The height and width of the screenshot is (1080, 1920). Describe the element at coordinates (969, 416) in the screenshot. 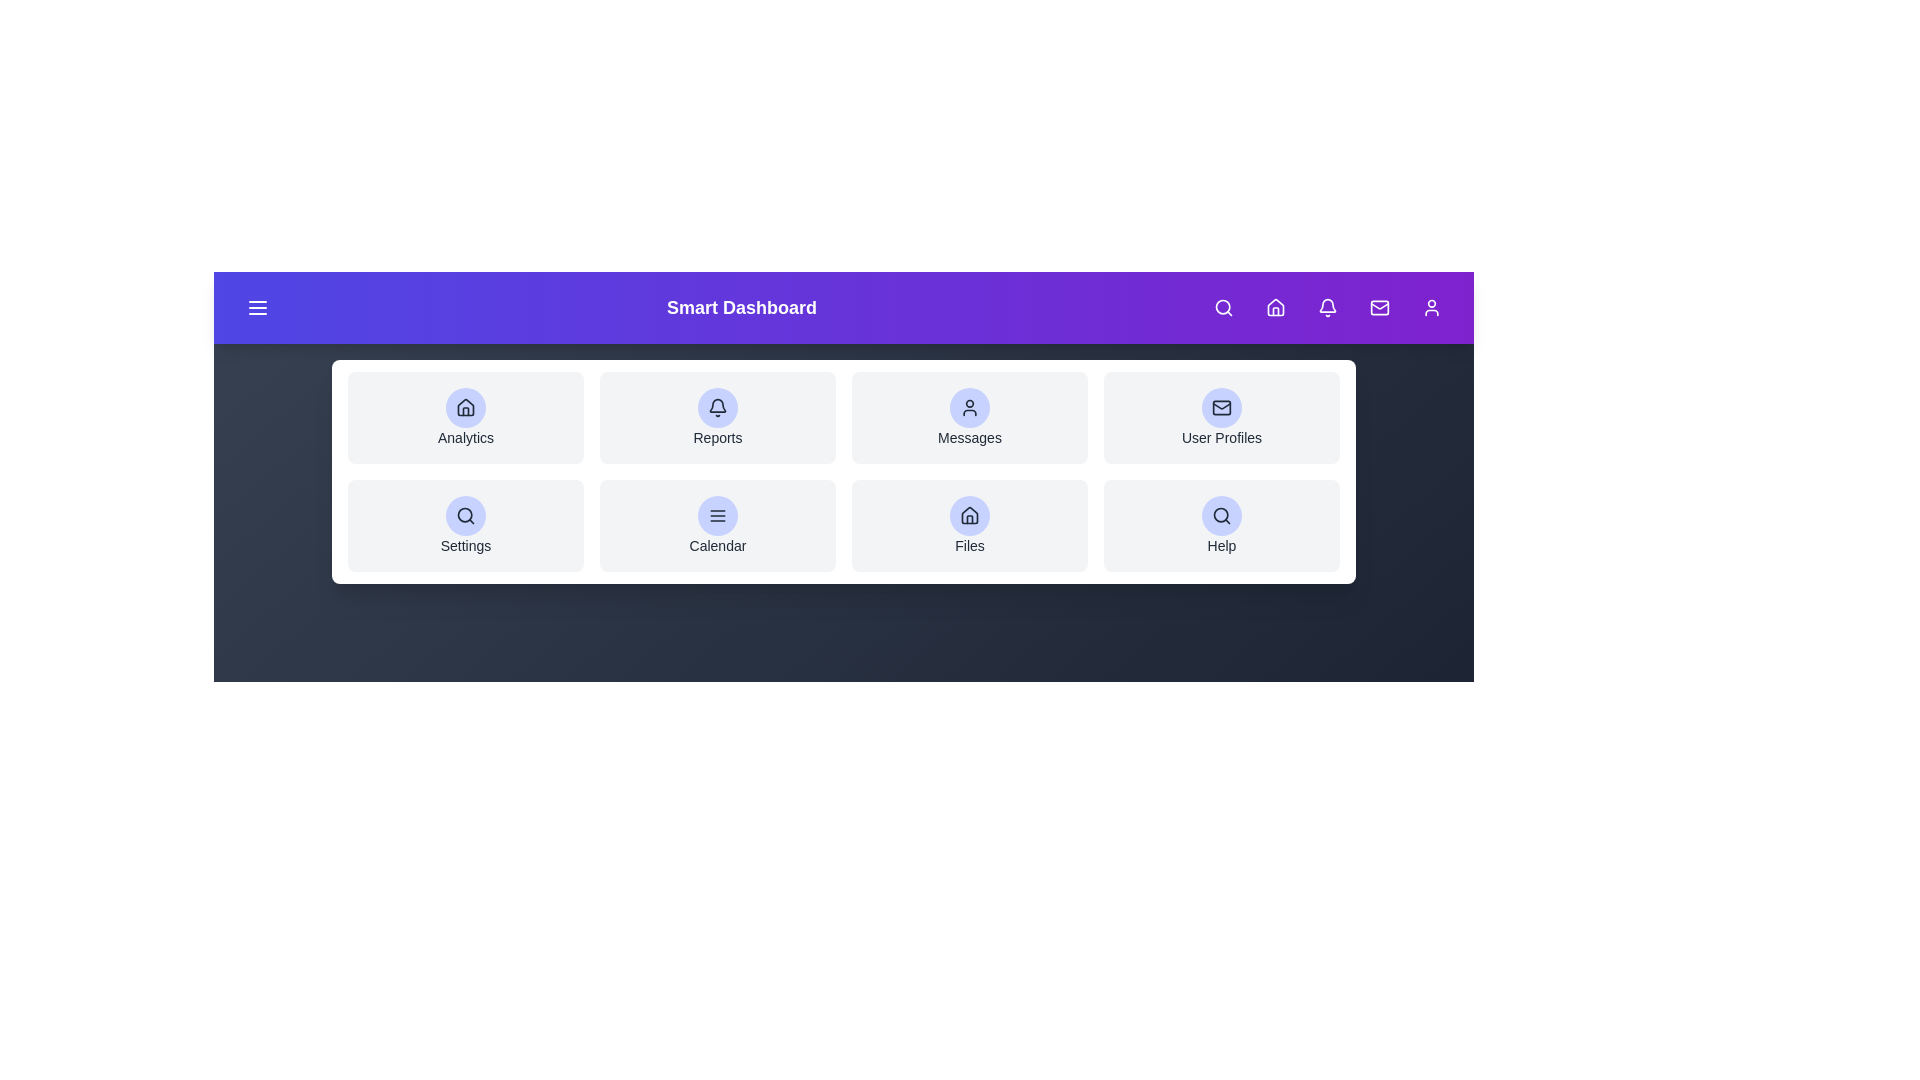

I see `the element labeled Messages to observe its hover effect` at that location.